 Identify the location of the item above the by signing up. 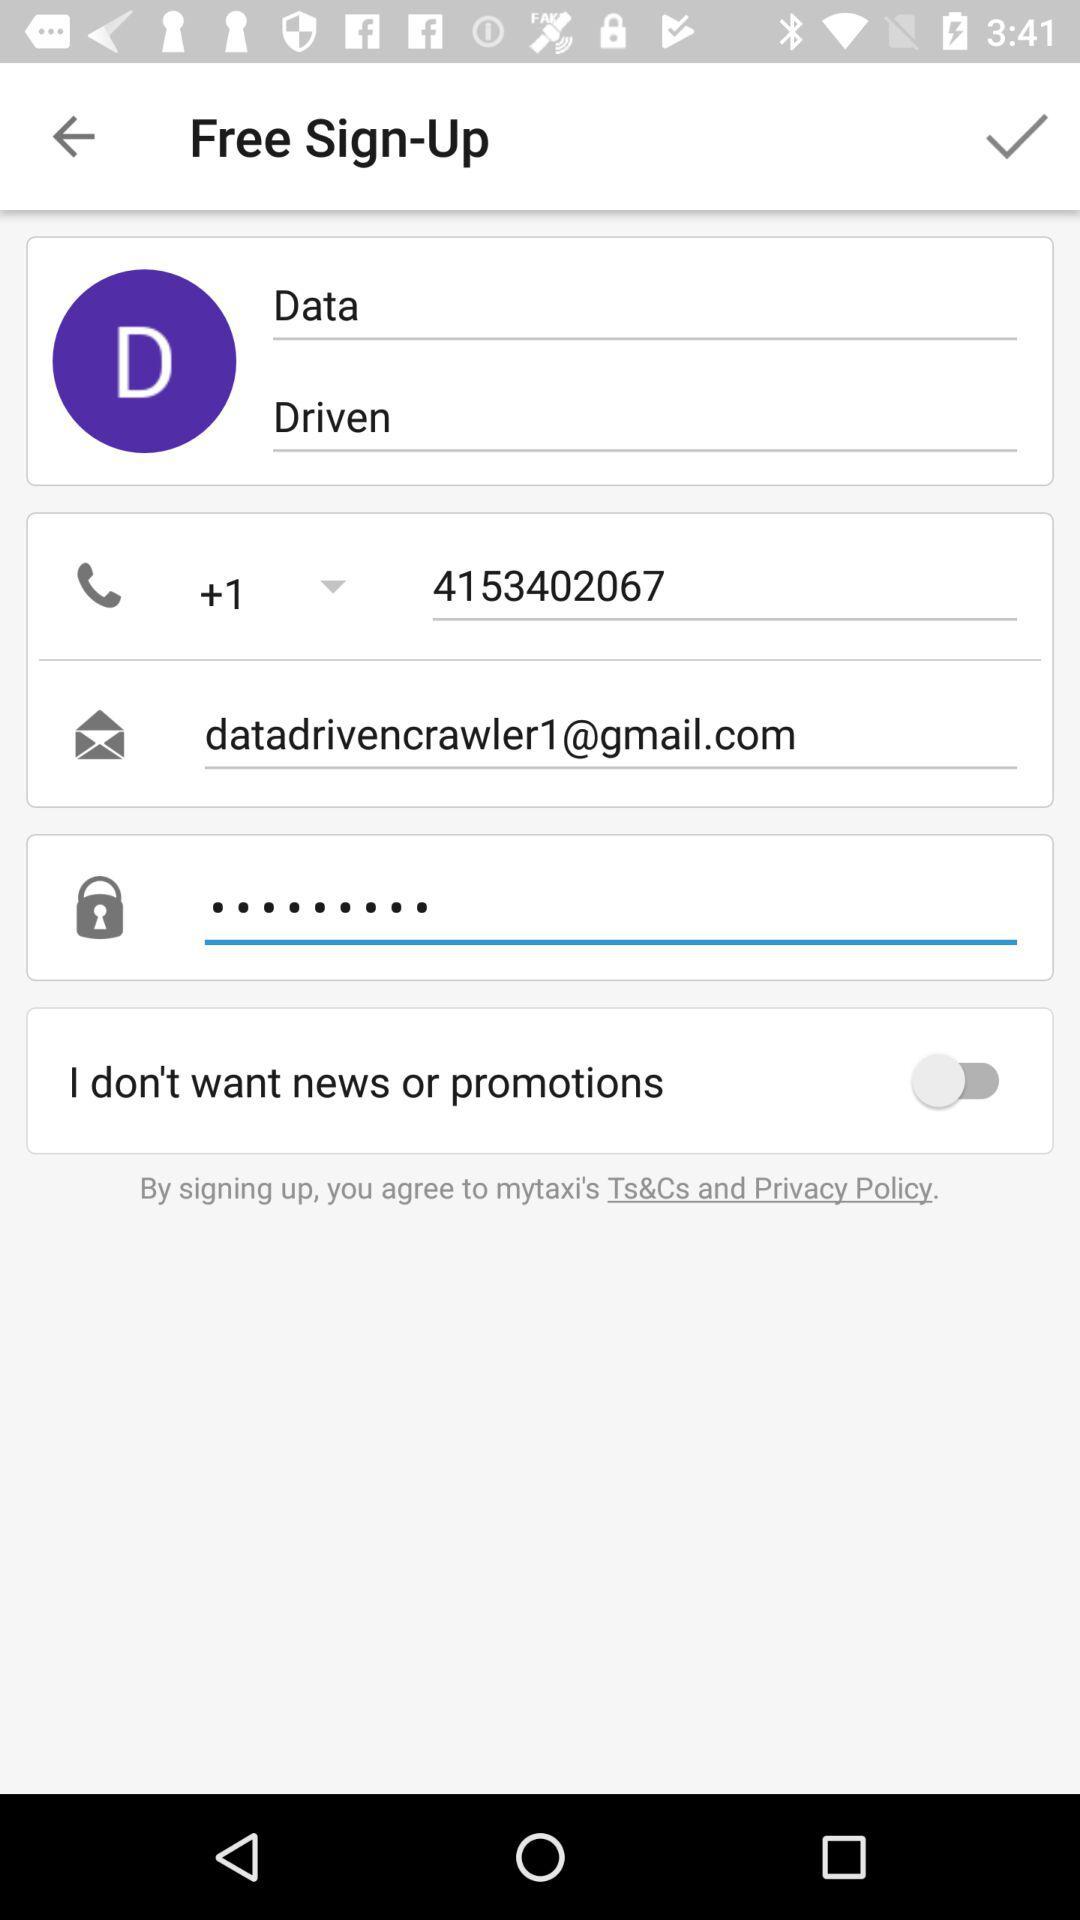
(964, 1079).